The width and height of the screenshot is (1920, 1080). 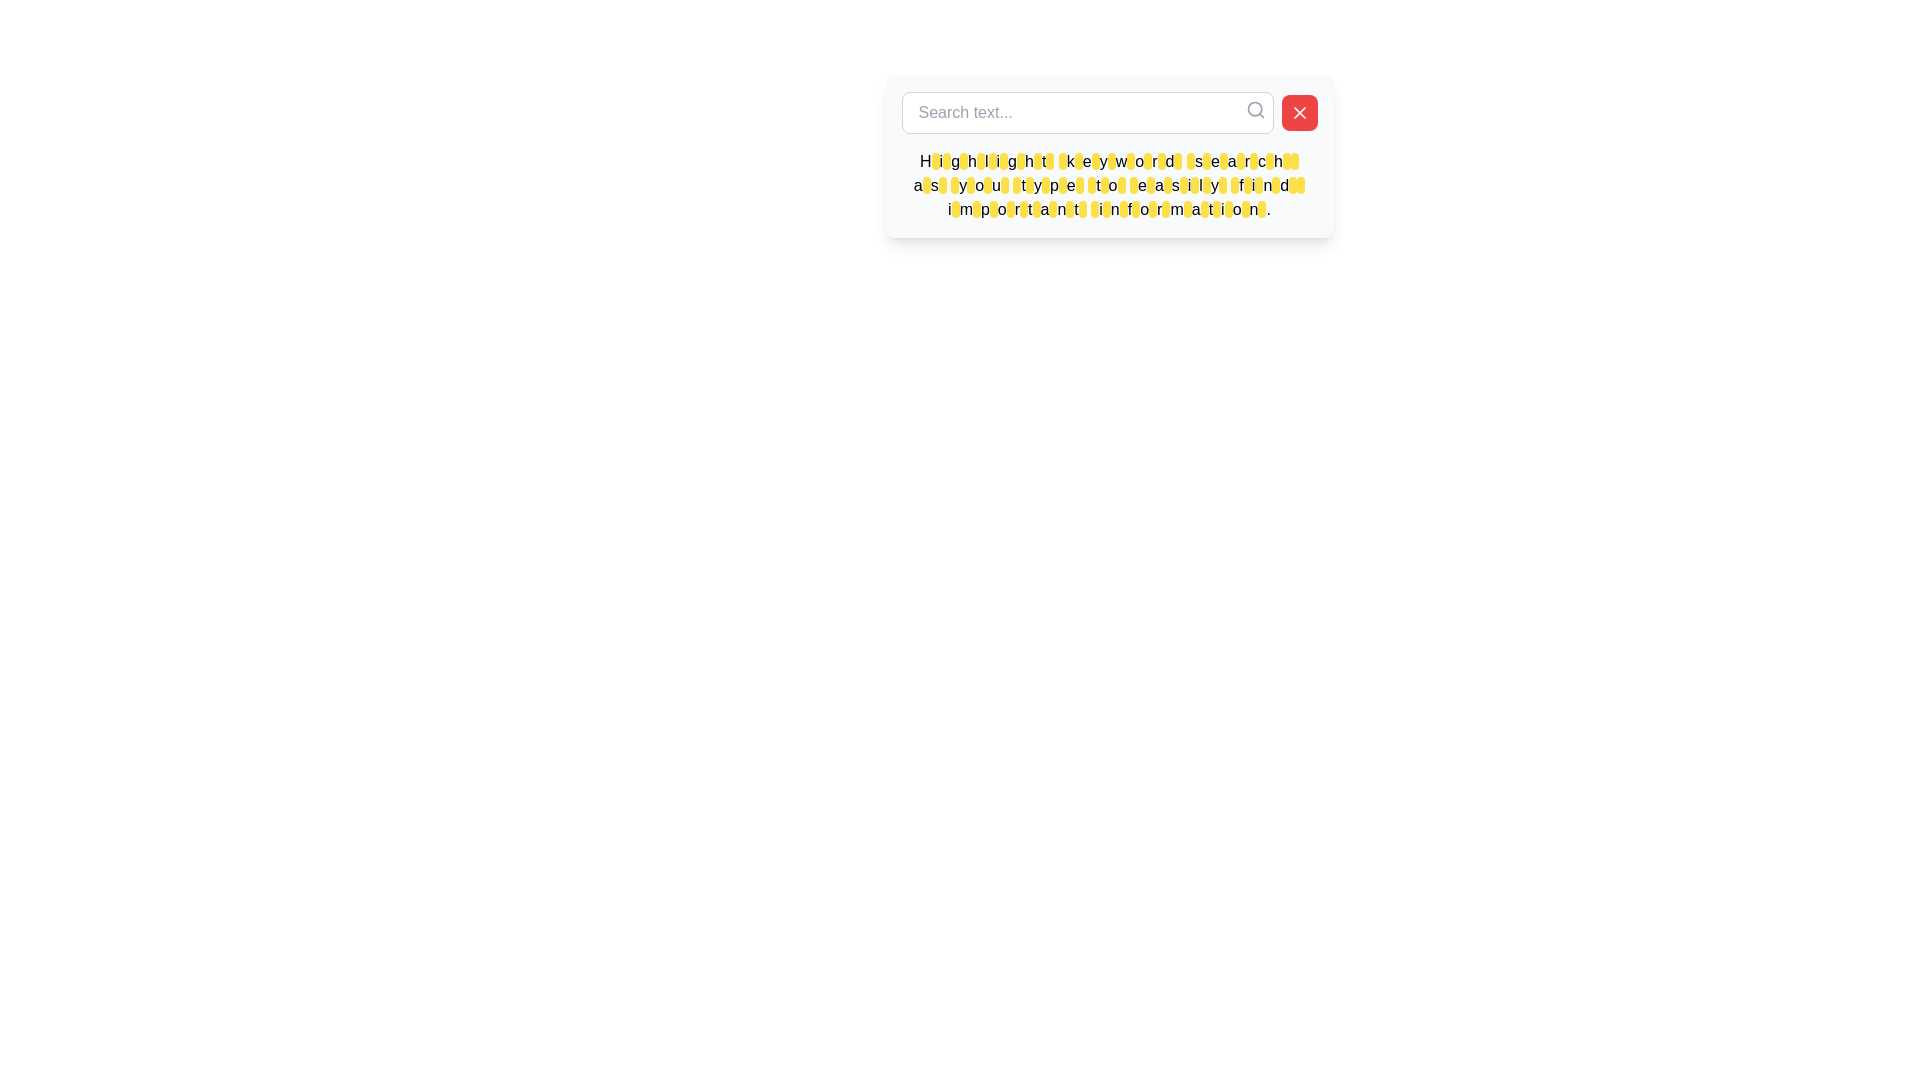 What do you see at coordinates (1108, 156) in the screenshot?
I see `the text block that displays contextual information or guidance related to the search functionality, which is positioned directly beneath the search bar` at bounding box center [1108, 156].